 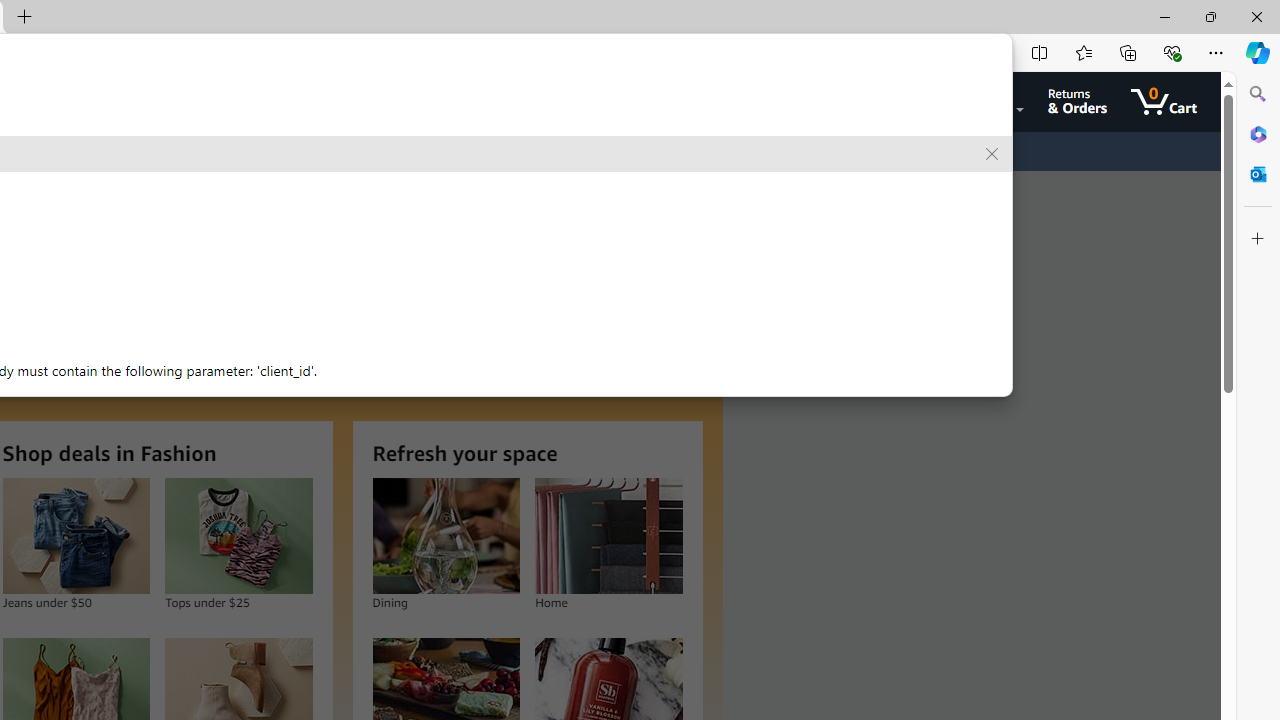 I want to click on 'Browser essentials', so click(x=1171, y=51).